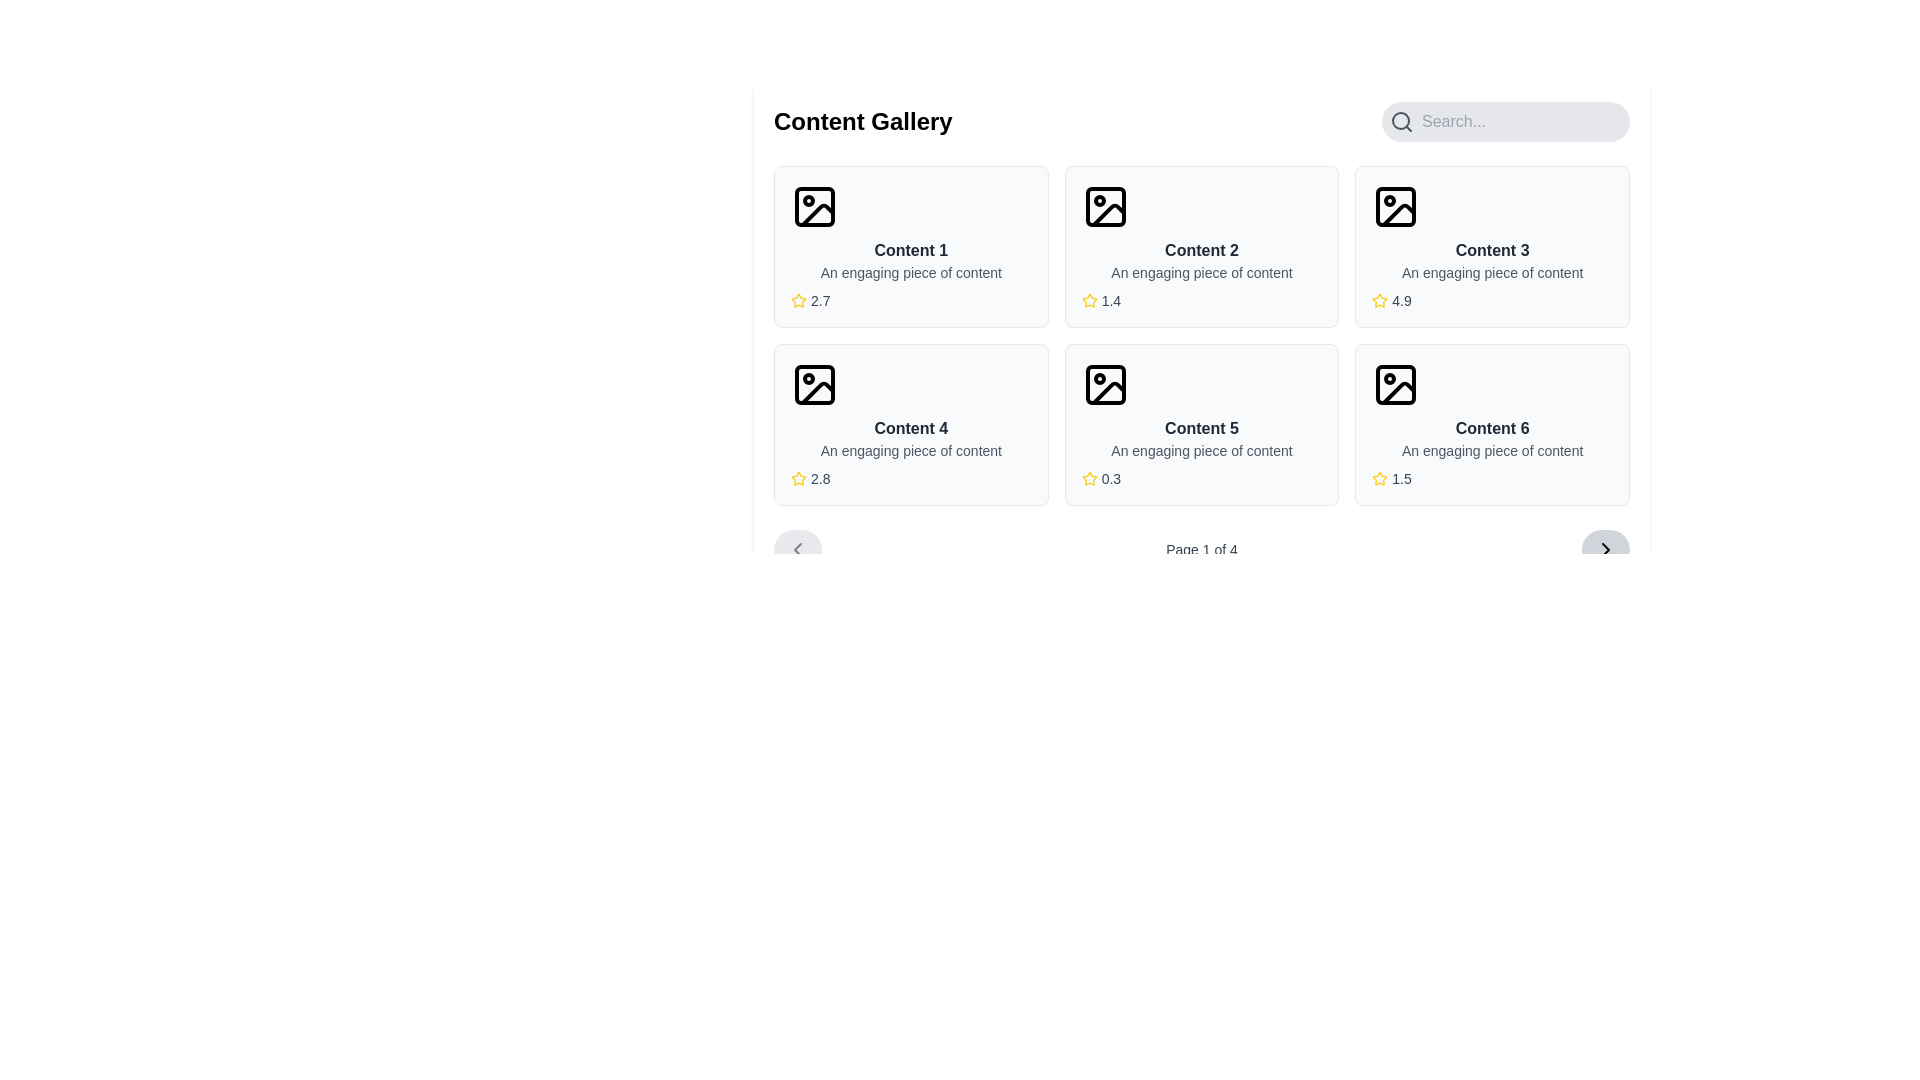 This screenshot has height=1080, width=1920. What do you see at coordinates (1492, 249) in the screenshot?
I see `the title text label located in the second column of the first row of the grid, which is positioned below an image icon and above a subtitle and rating element` at bounding box center [1492, 249].